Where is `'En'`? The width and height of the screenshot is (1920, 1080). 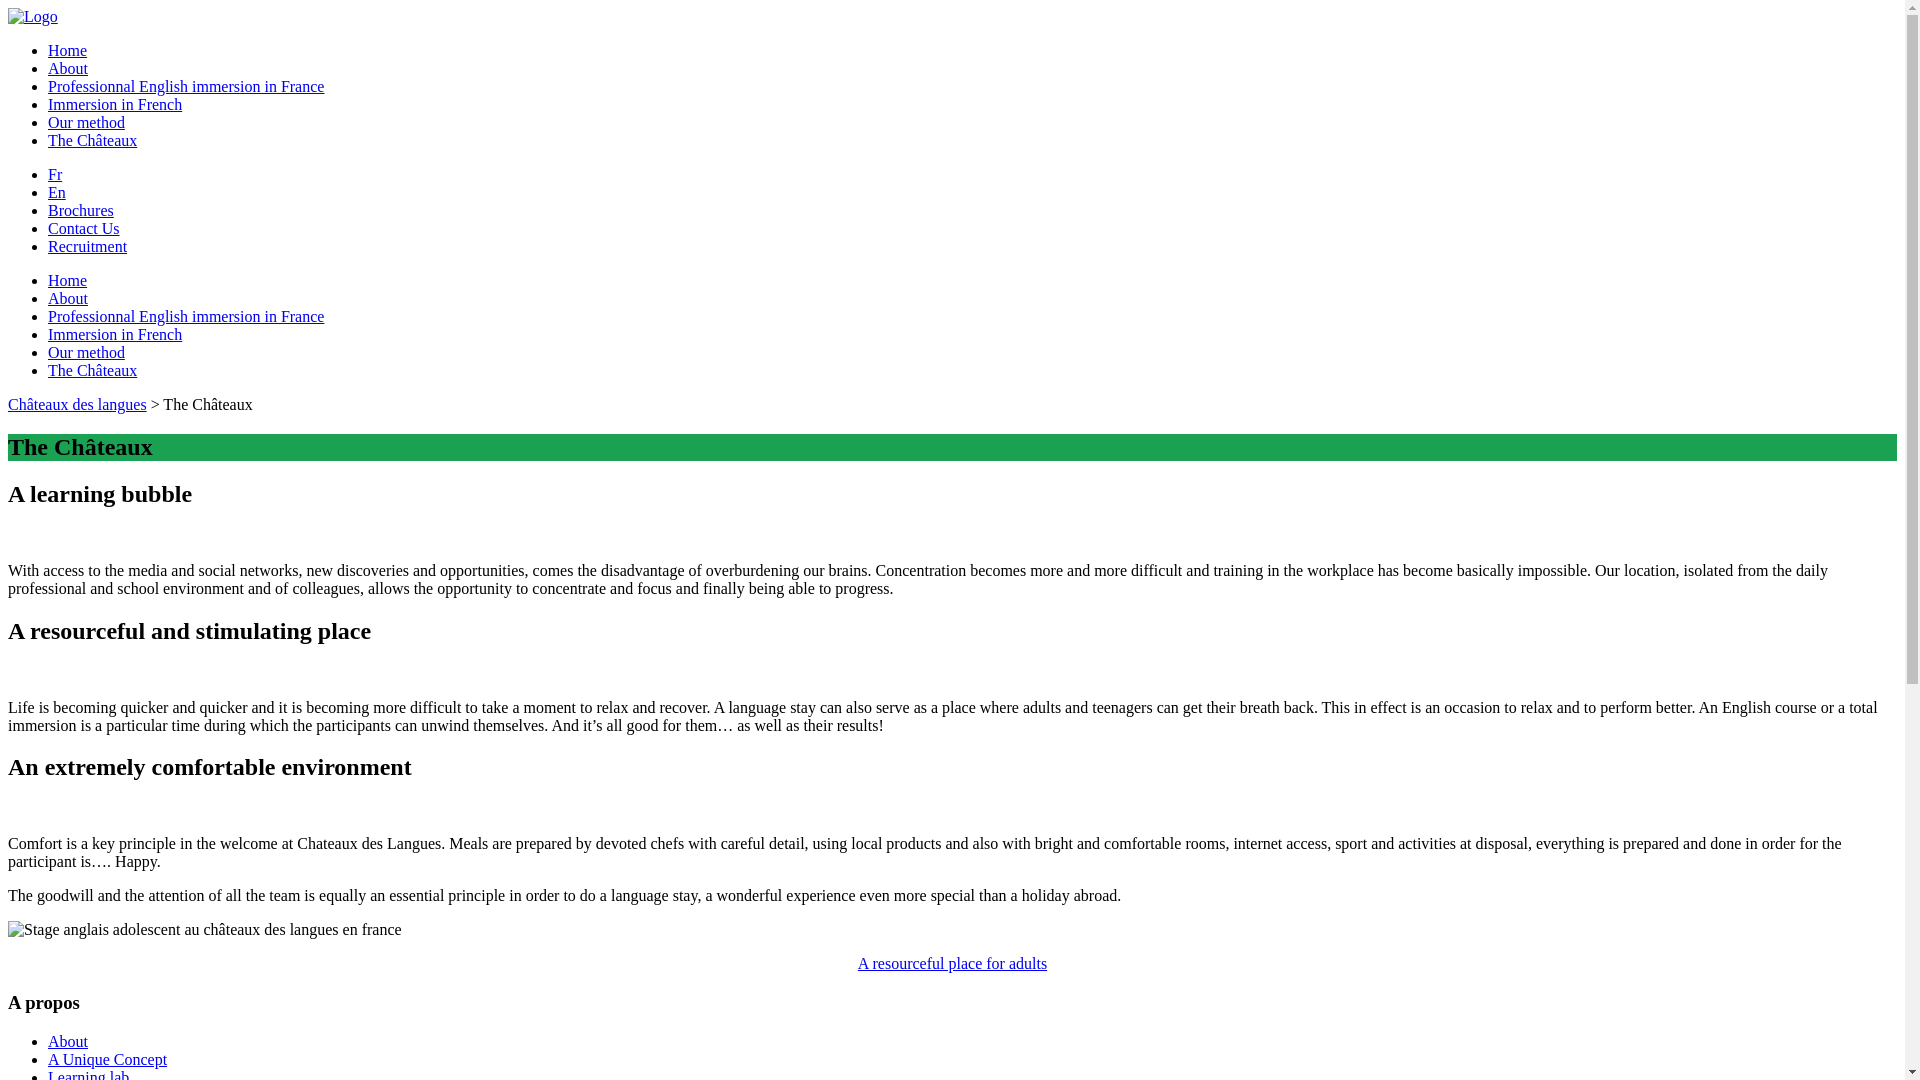 'En' is located at coordinates (48, 192).